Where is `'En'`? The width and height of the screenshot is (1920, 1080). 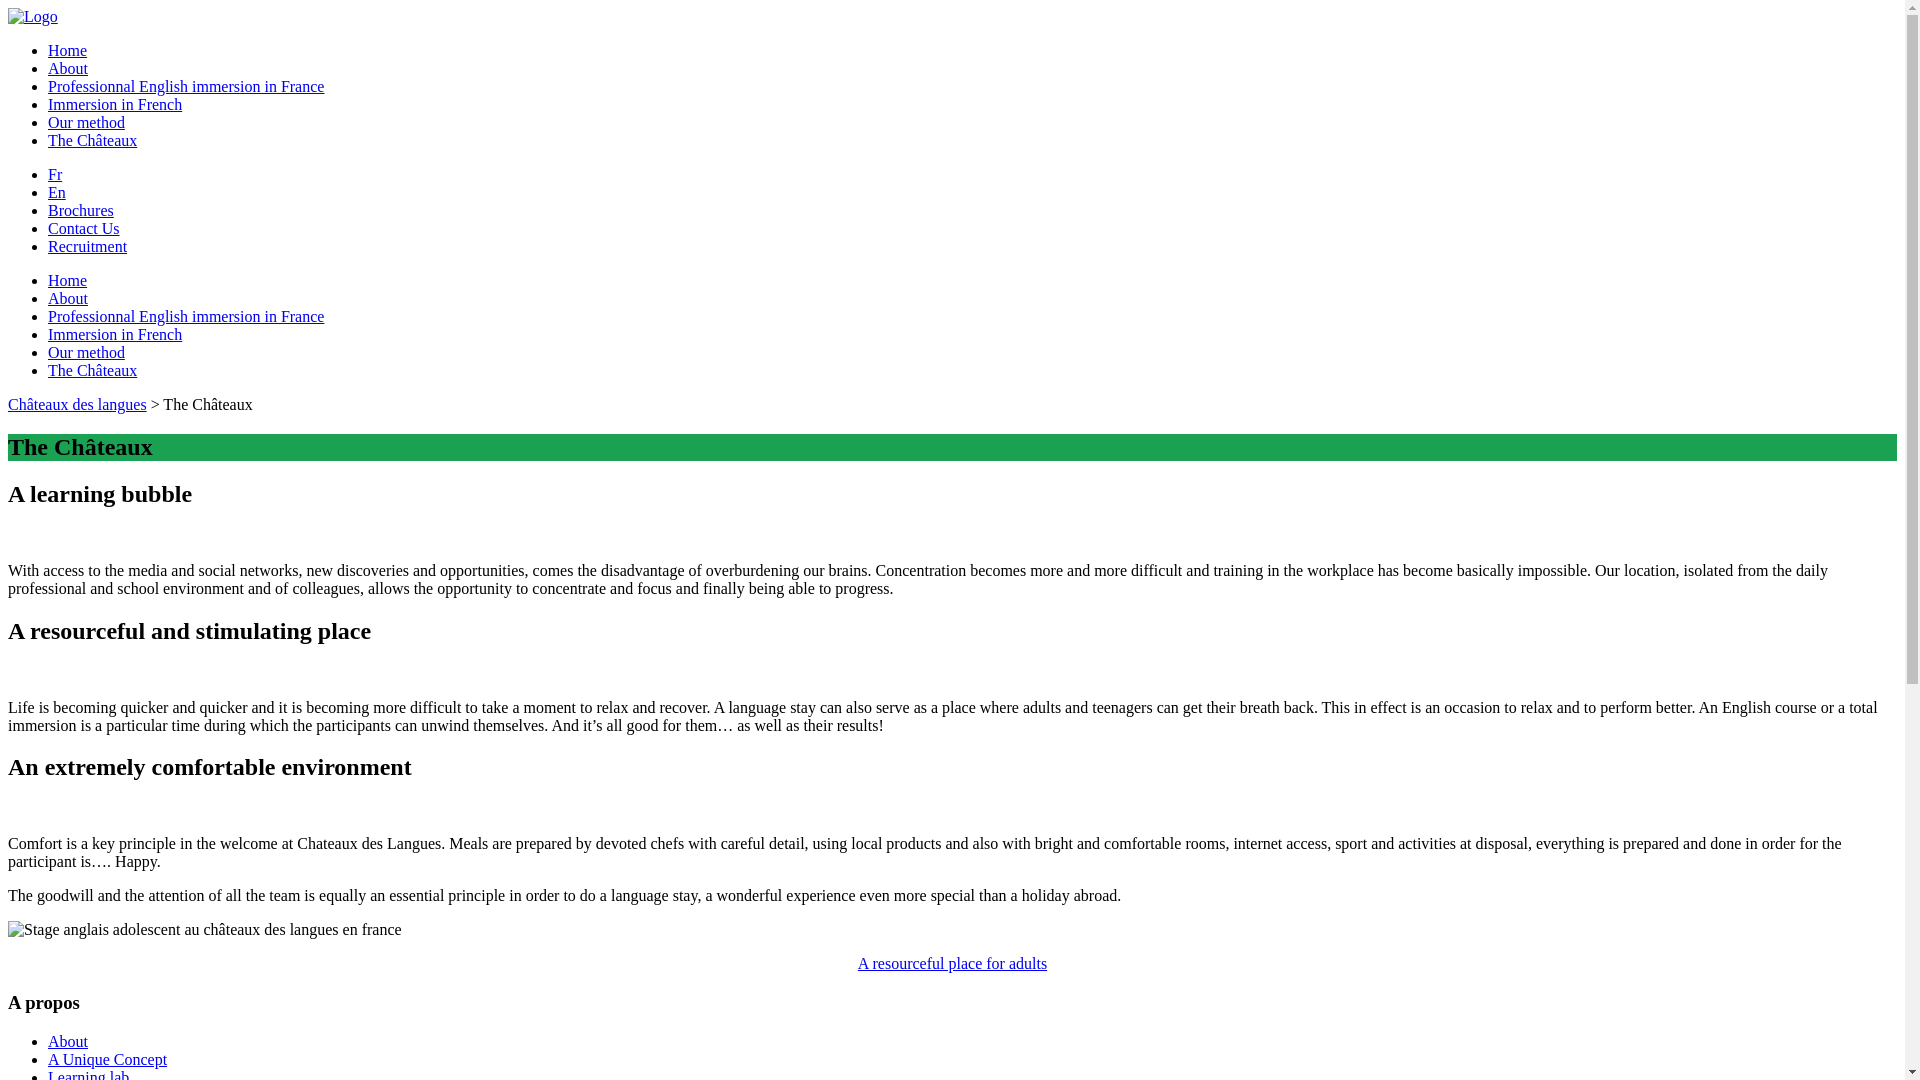 'En' is located at coordinates (48, 192).